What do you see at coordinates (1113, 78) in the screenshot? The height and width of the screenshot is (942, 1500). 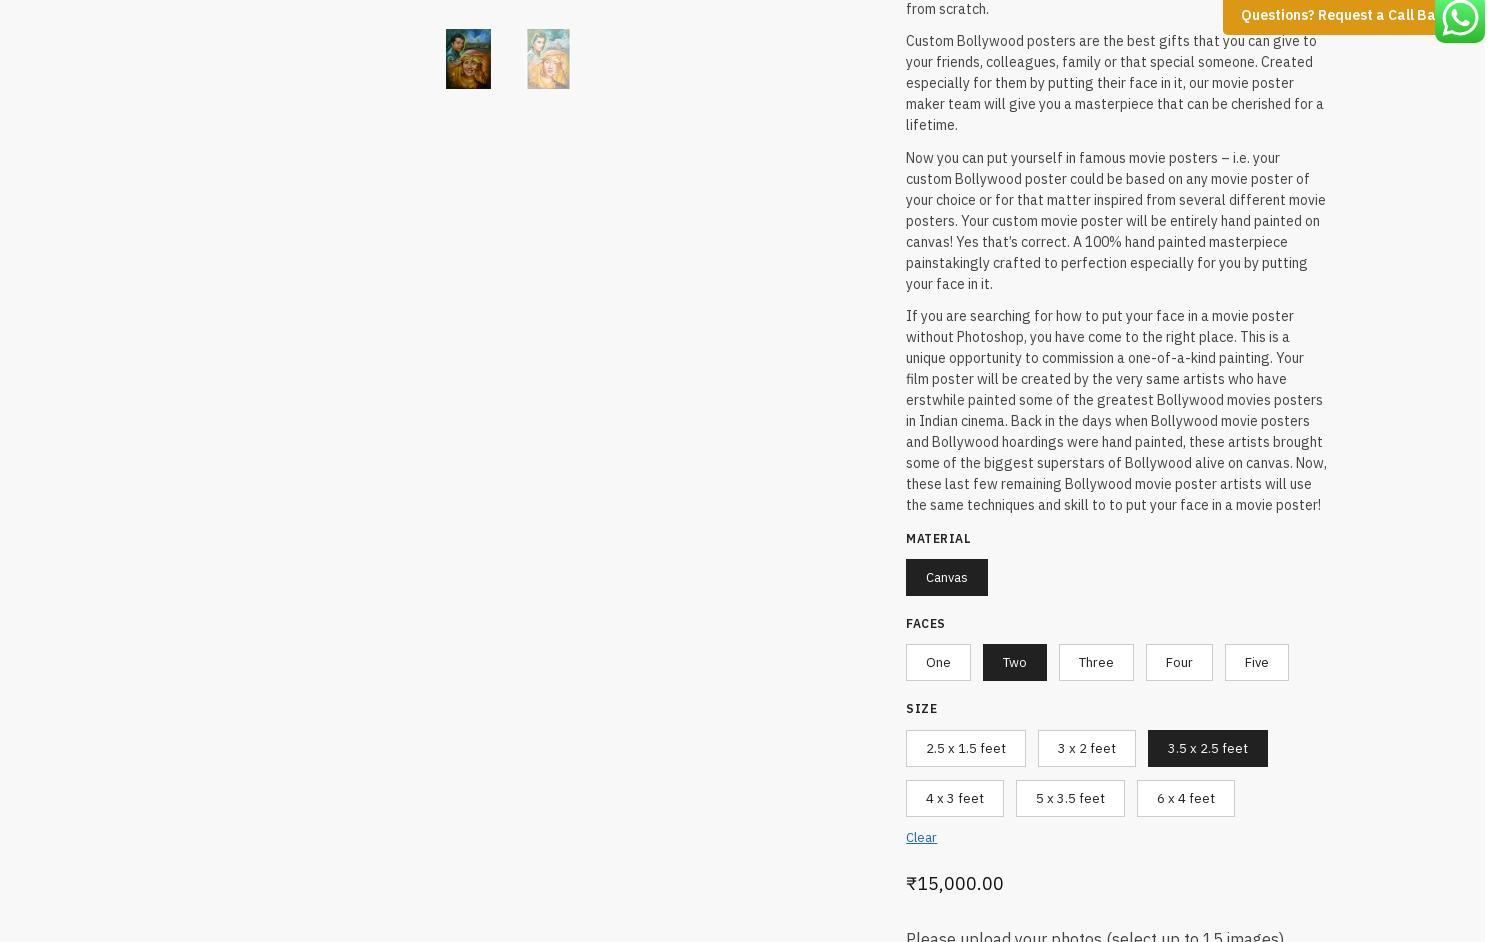 I see `'Custom Bollywood posters are the best gifts that you can give to your friends, colleagues, family or that special someone. Created especially for them by putting their face in it, our movie poster maker team will give you a masterpiece that can be cherished for a lifetime.'` at bounding box center [1113, 78].